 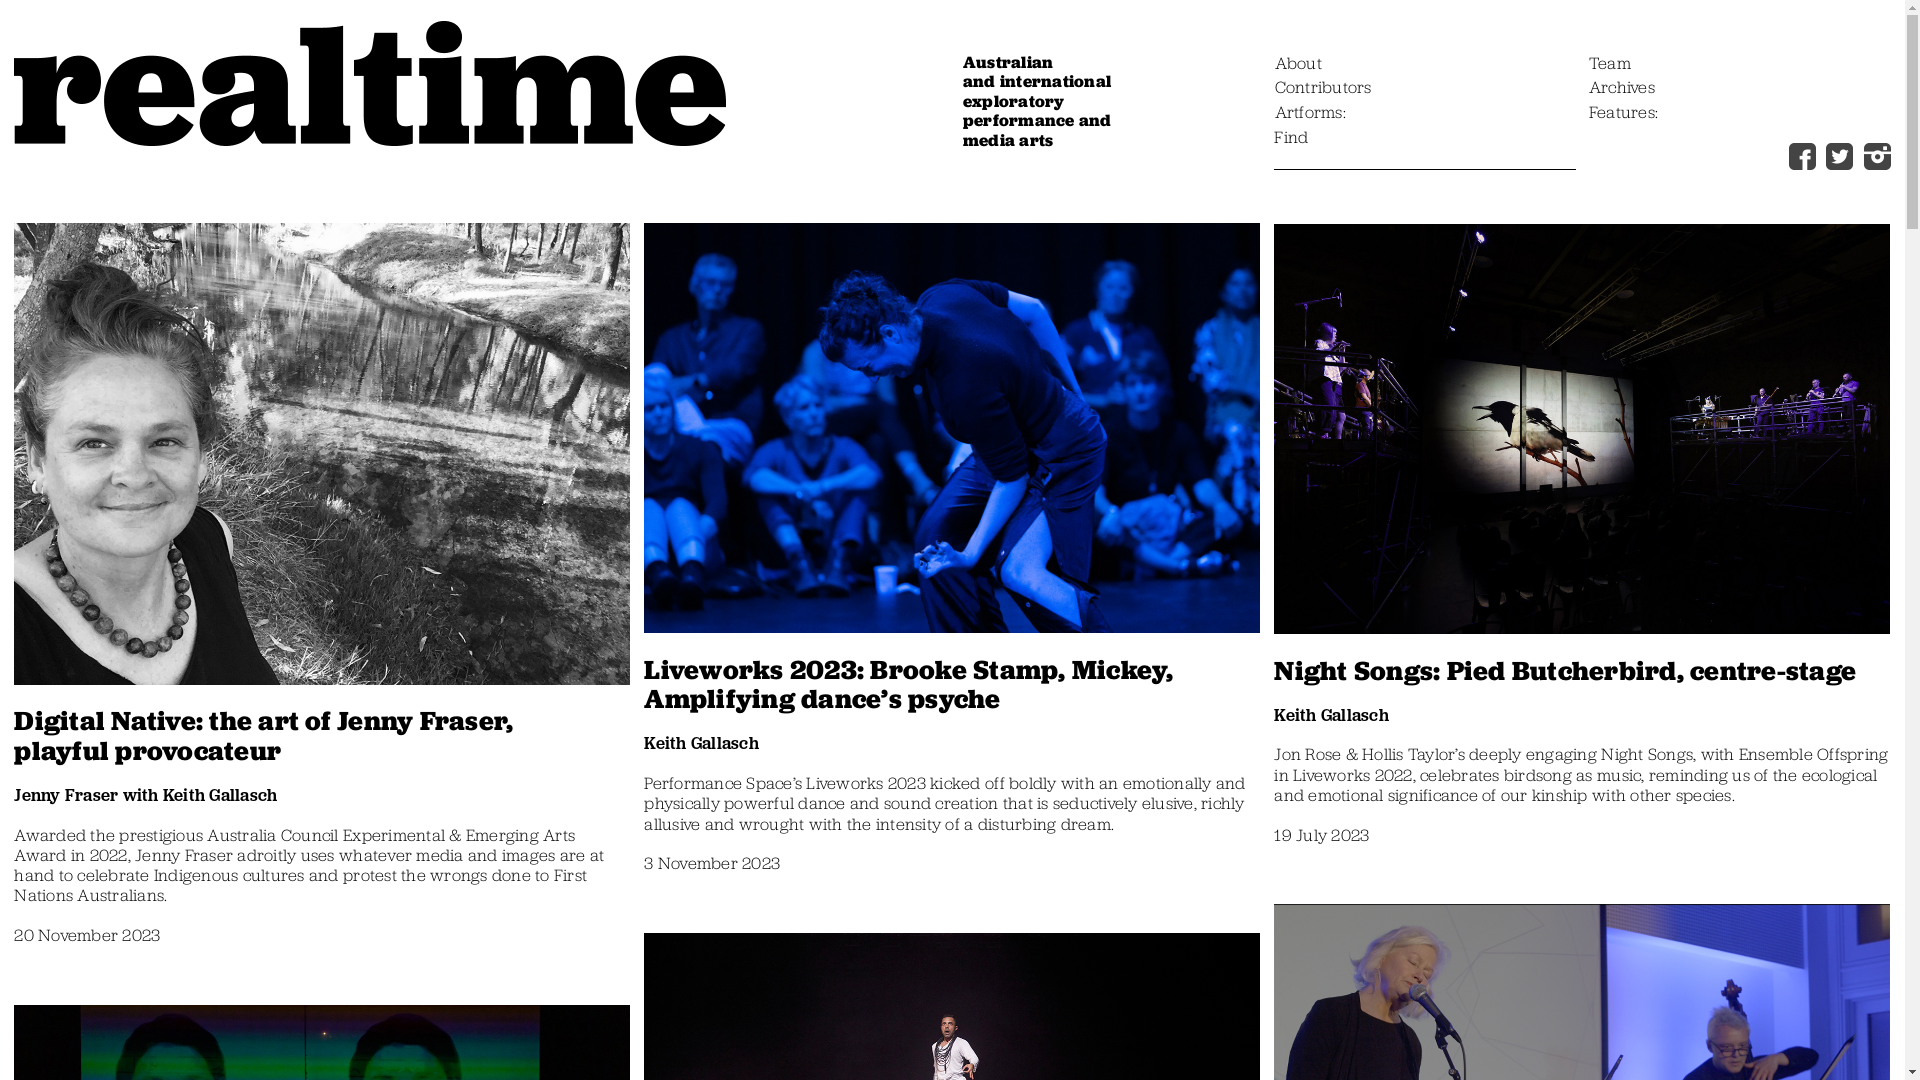 What do you see at coordinates (1623, 114) in the screenshot?
I see `'Features'` at bounding box center [1623, 114].